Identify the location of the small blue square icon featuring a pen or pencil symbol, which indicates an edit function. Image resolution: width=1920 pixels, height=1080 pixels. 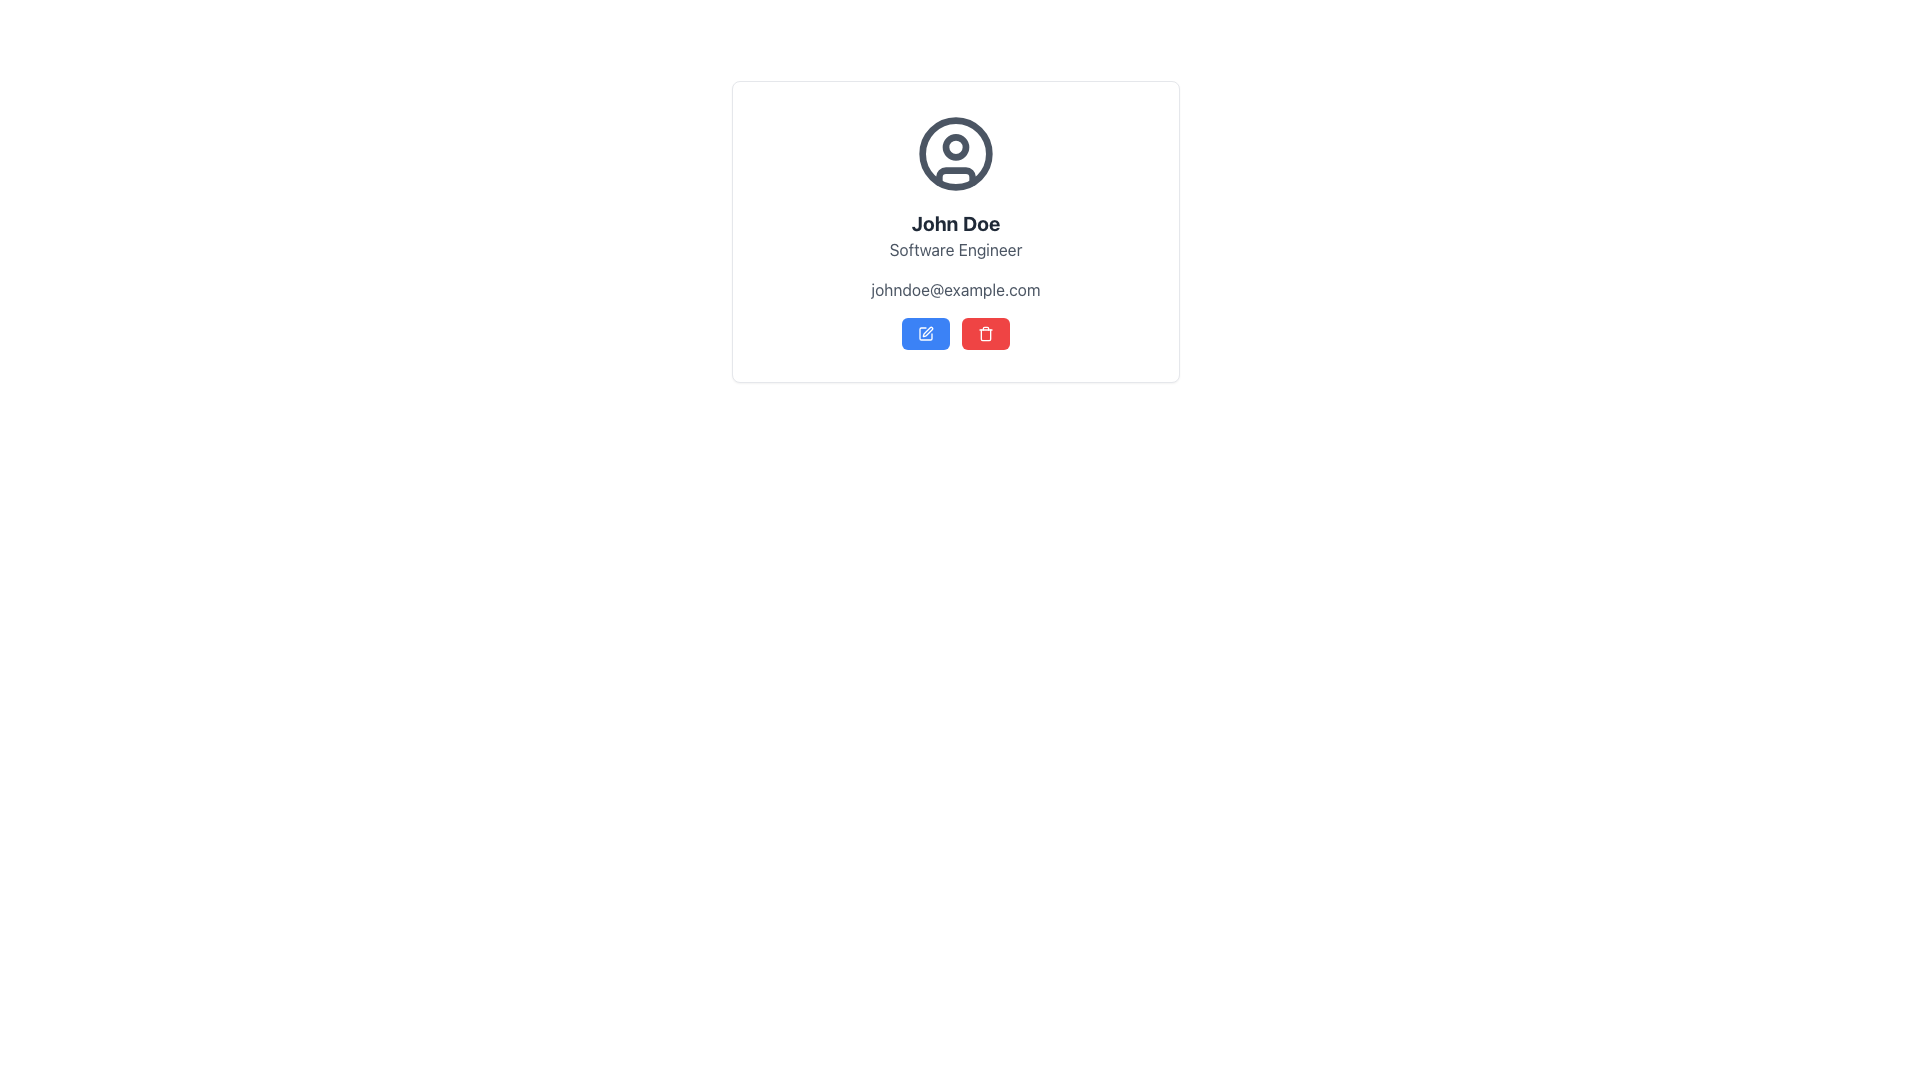
(925, 333).